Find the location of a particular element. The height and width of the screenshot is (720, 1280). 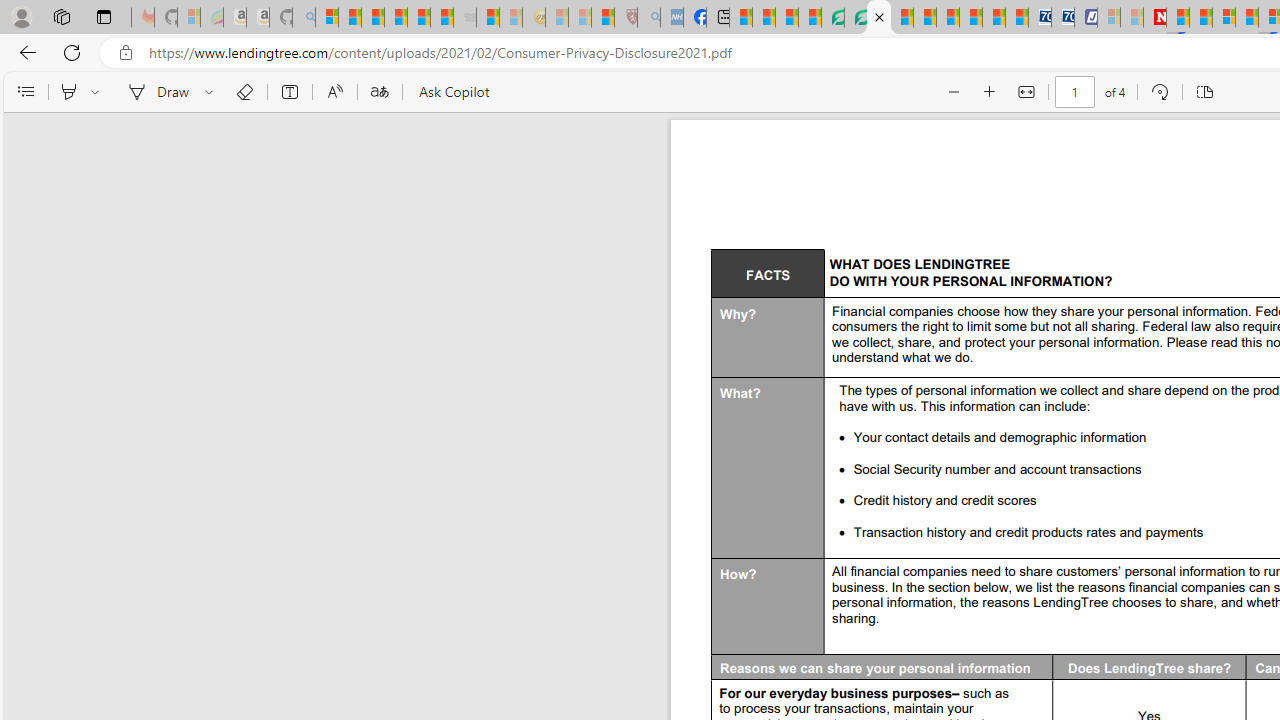

'Page view' is located at coordinates (1204, 92).